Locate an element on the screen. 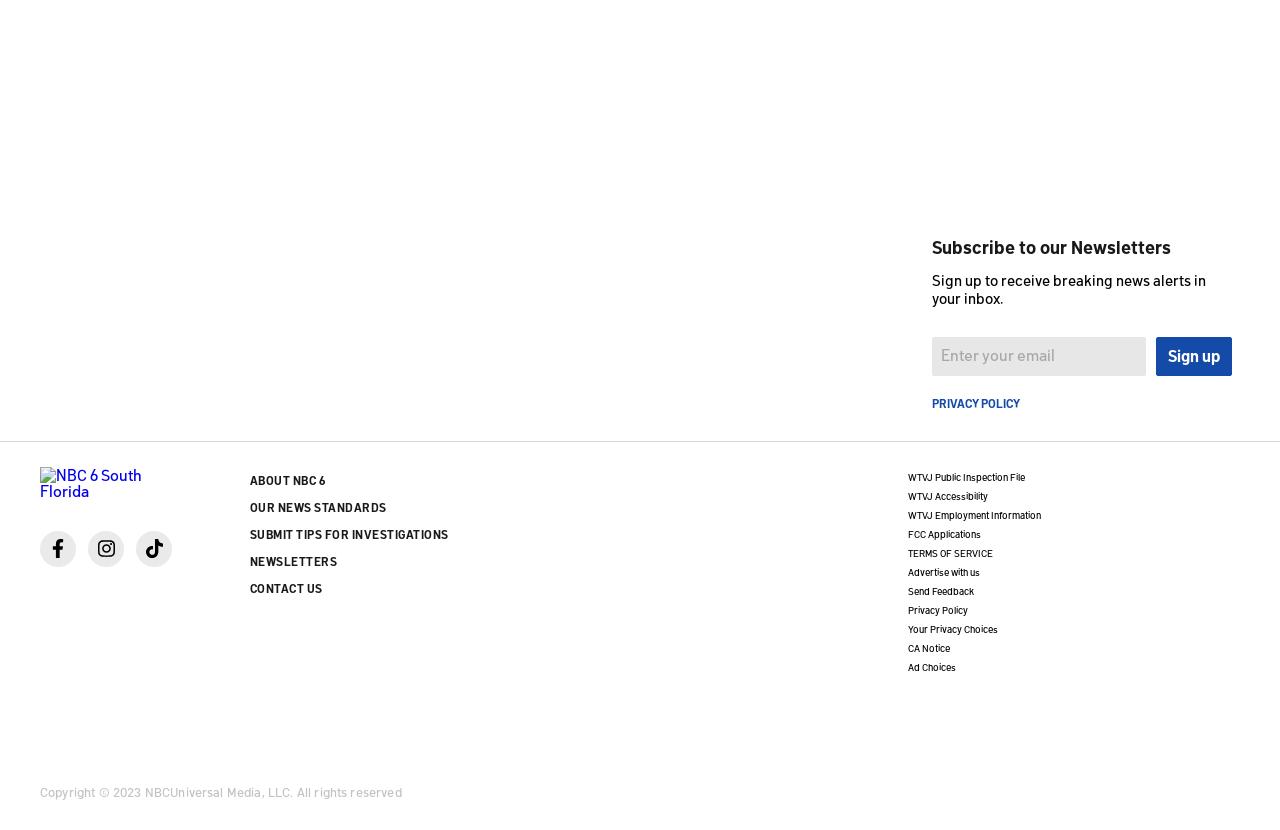 Image resolution: width=1280 pixels, height=830 pixels. 'FCC Applications' is located at coordinates (943, 532).